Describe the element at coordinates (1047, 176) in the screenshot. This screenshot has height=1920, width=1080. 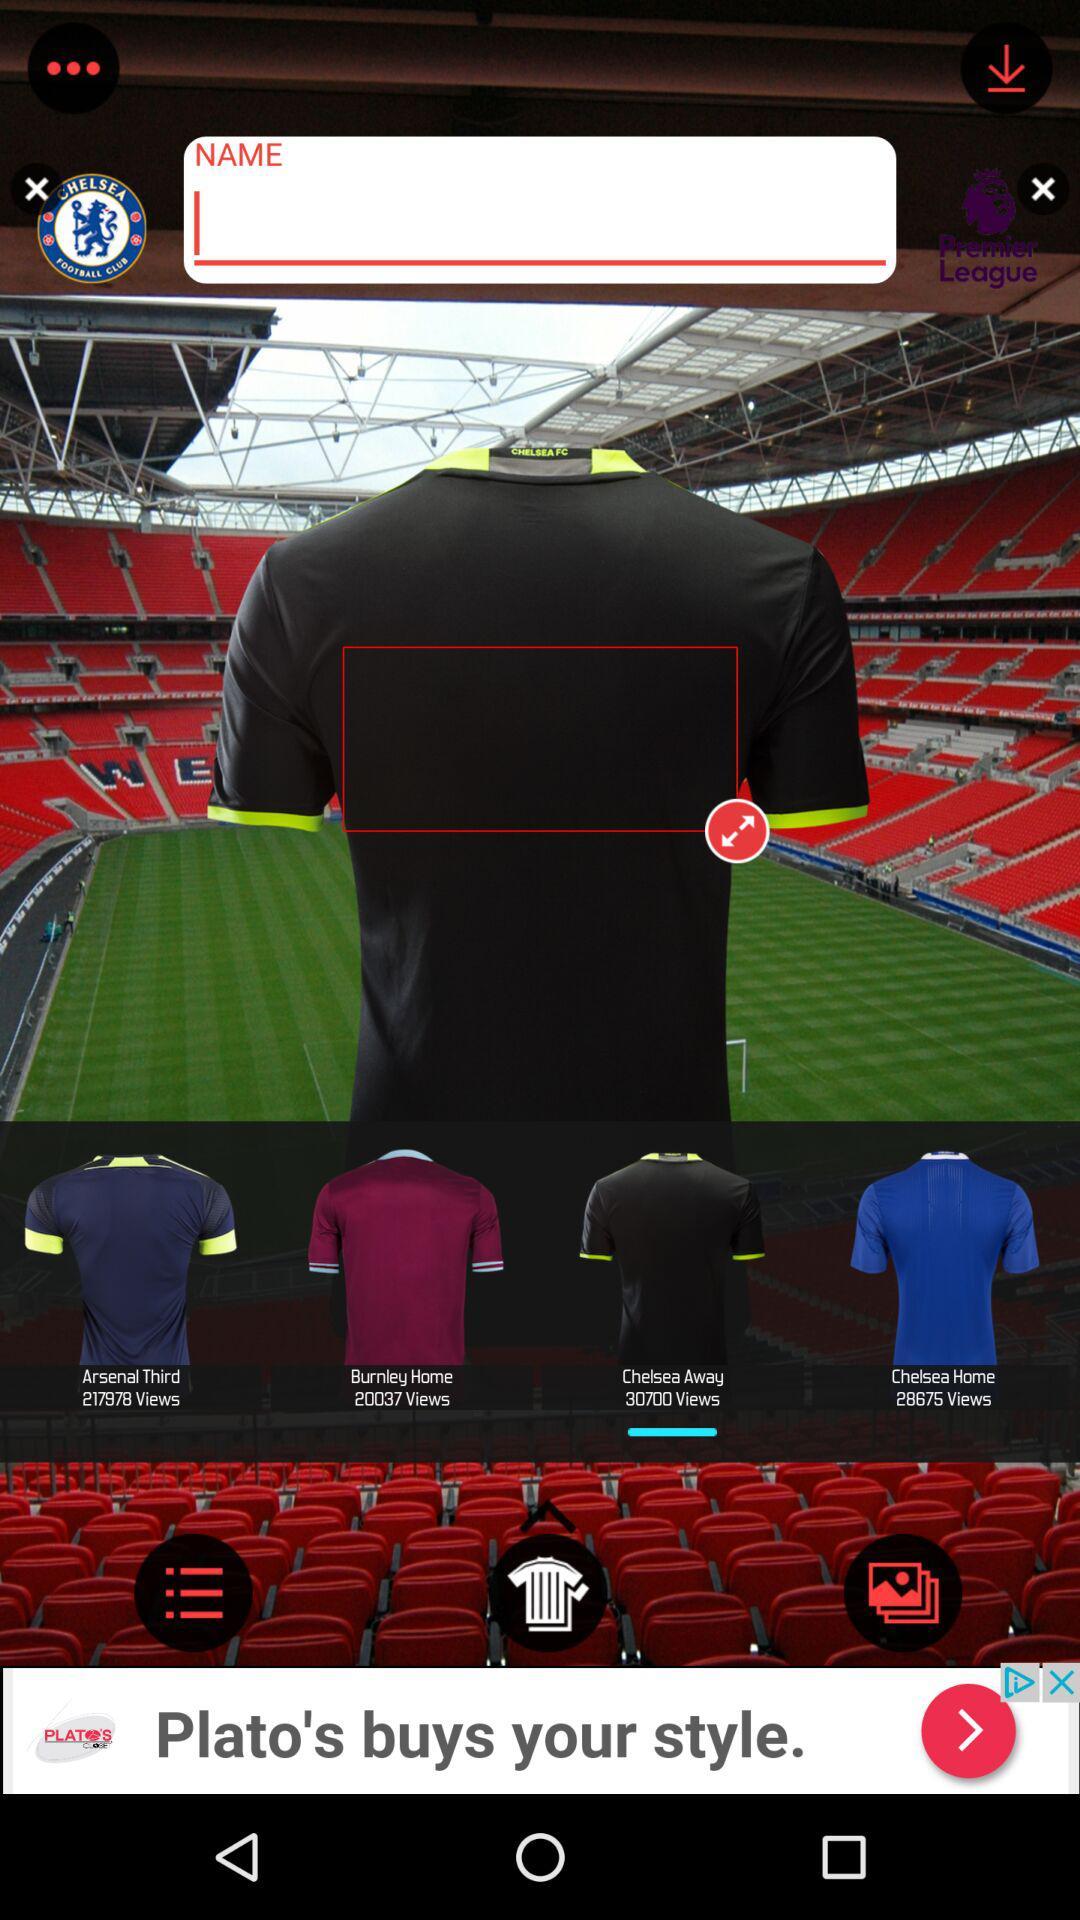
I see `the wrong icon which is right to the name field` at that location.